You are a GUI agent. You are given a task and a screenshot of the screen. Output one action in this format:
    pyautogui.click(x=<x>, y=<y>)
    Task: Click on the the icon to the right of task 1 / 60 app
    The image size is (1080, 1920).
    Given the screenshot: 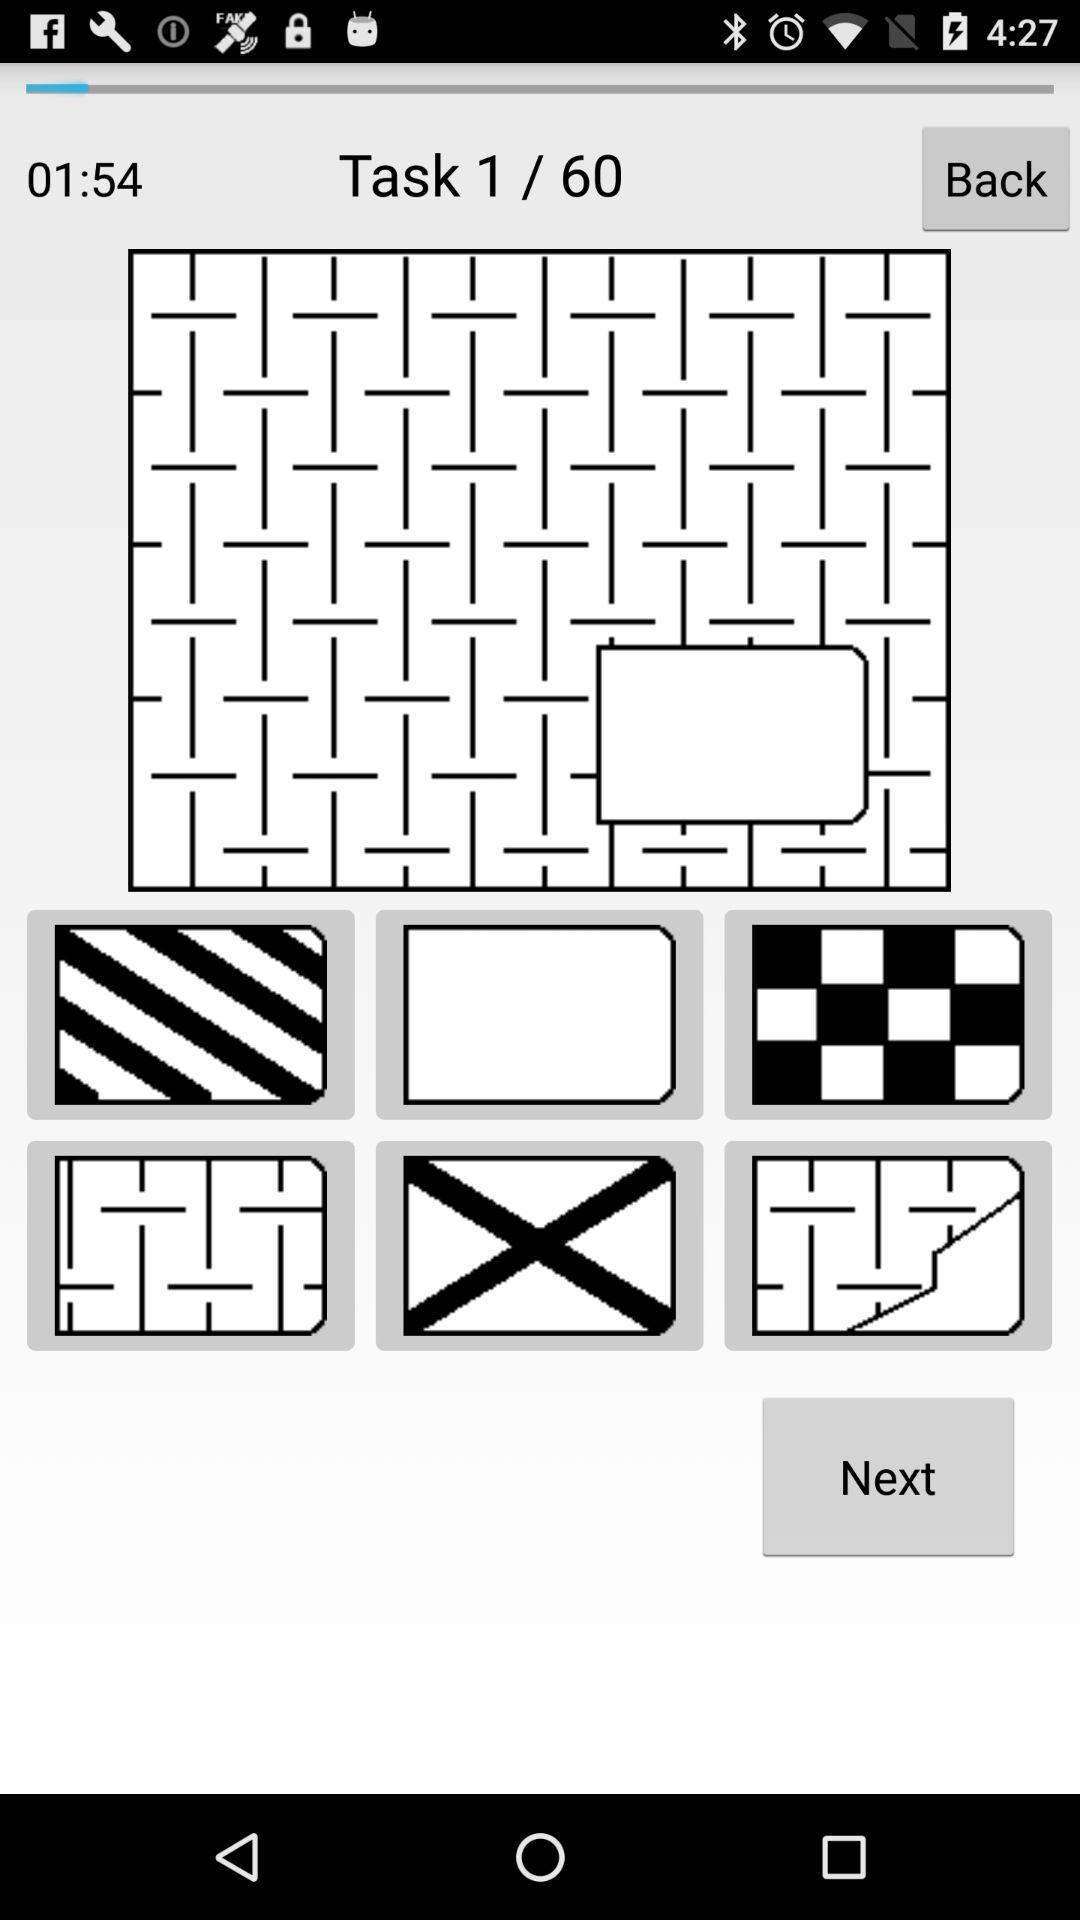 What is the action you would take?
    pyautogui.click(x=995, y=178)
    